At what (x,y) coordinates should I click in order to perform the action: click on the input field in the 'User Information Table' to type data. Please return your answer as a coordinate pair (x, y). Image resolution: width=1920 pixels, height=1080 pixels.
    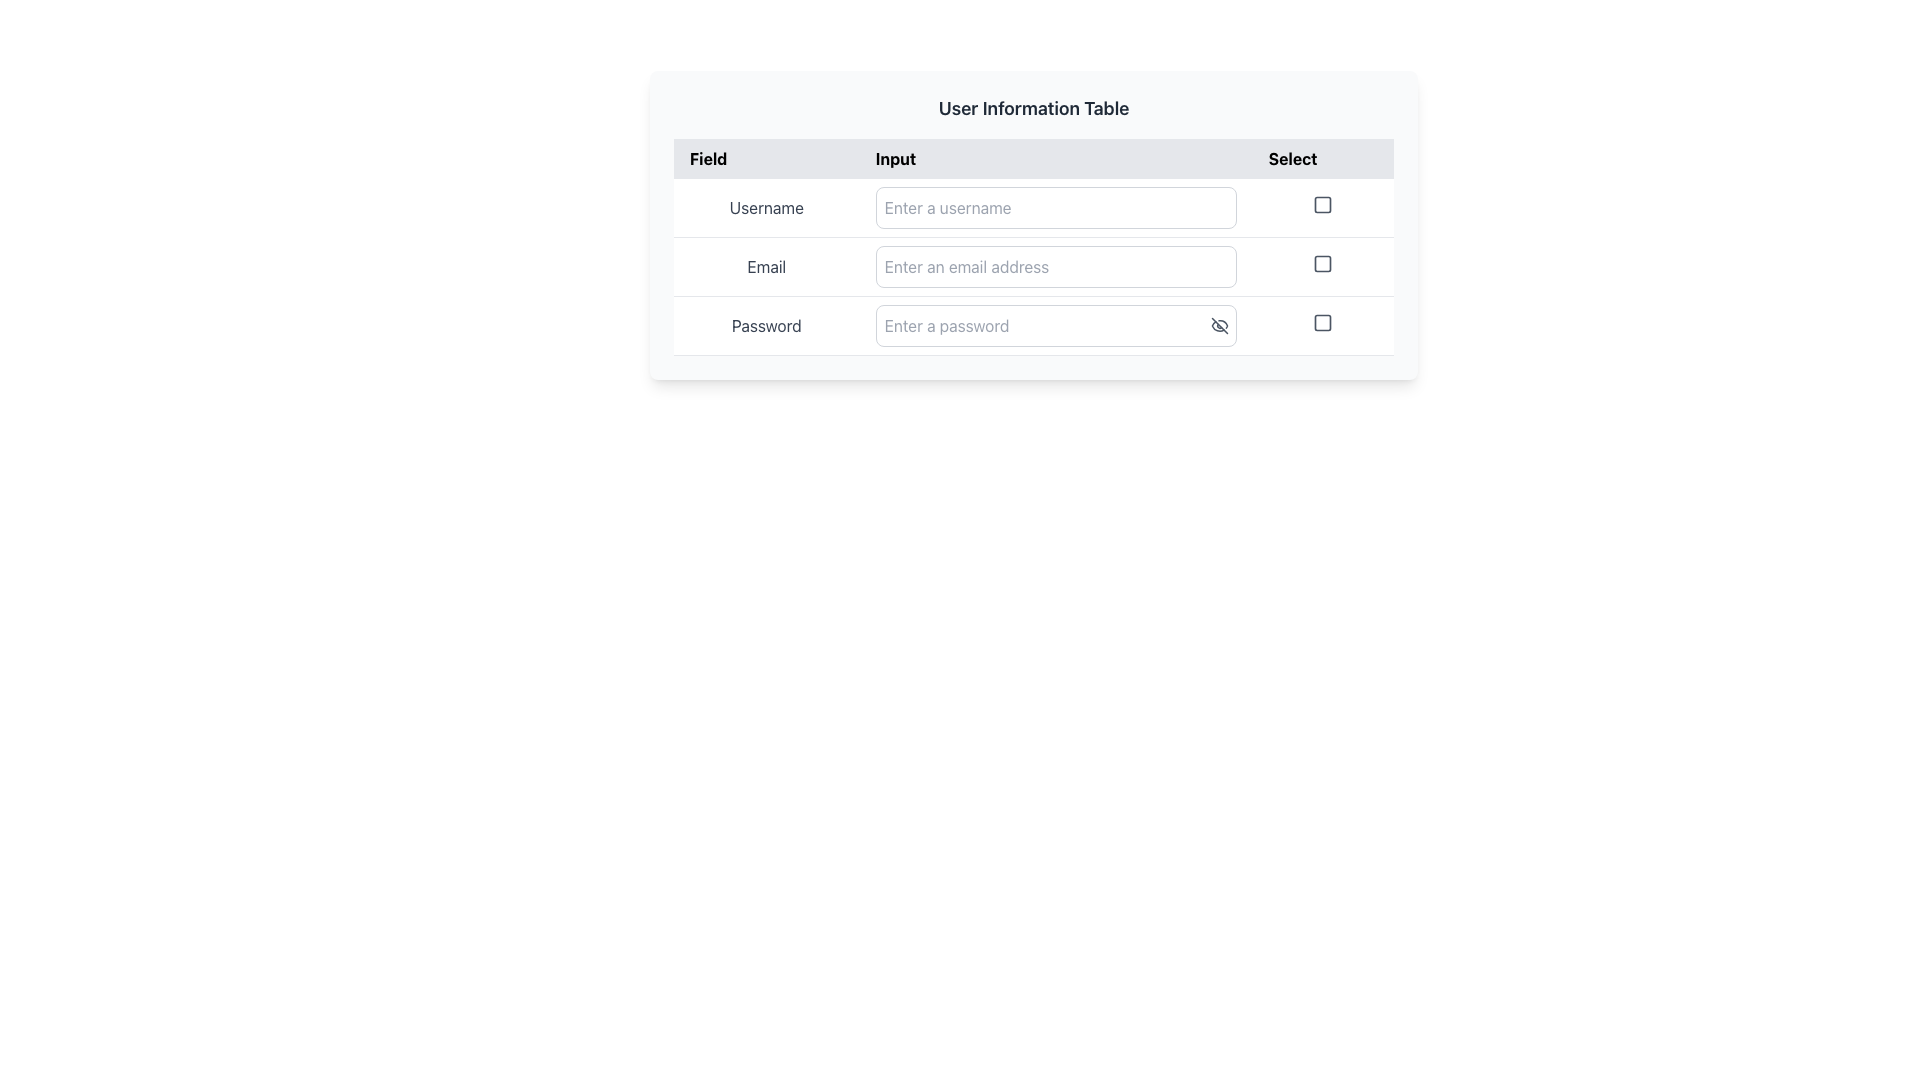
    Looking at the image, I should click on (1033, 265).